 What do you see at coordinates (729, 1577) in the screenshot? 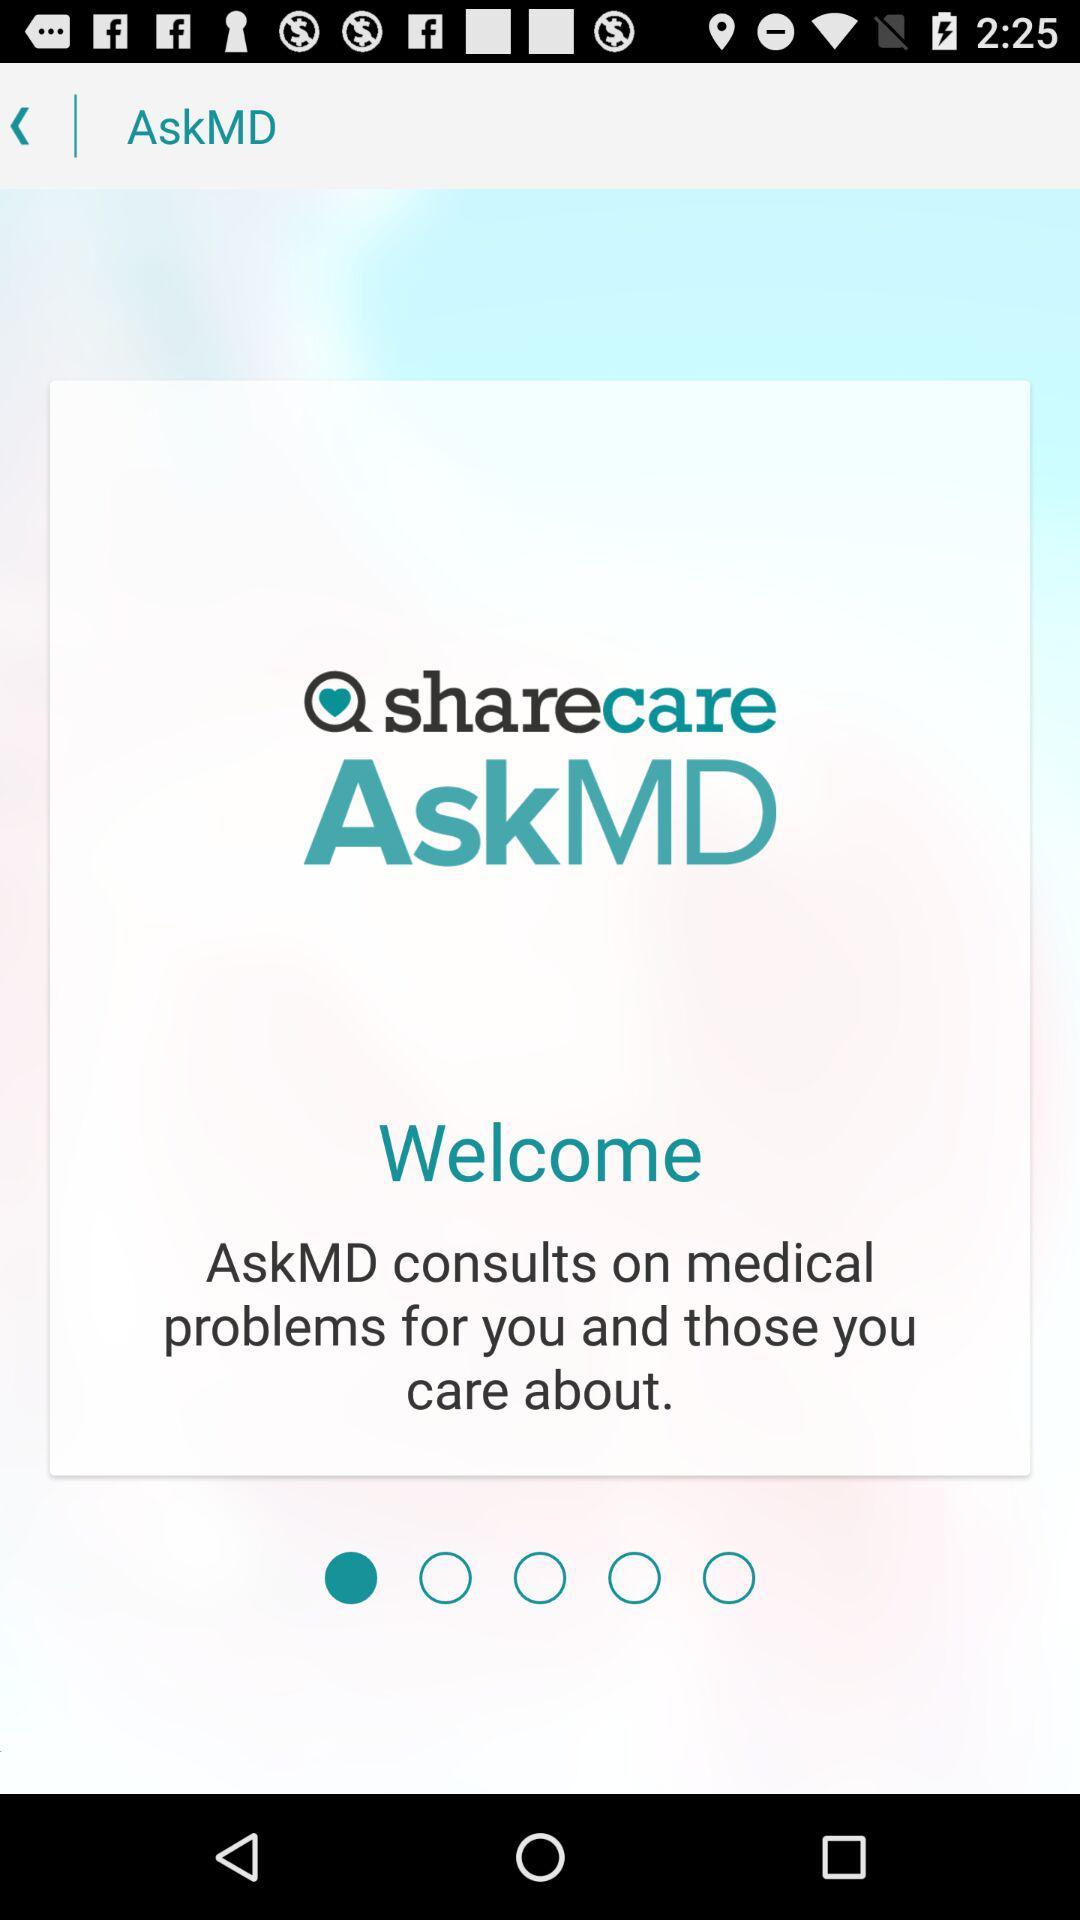
I see `displays an image in the photo set corresponding to the option placement` at bounding box center [729, 1577].